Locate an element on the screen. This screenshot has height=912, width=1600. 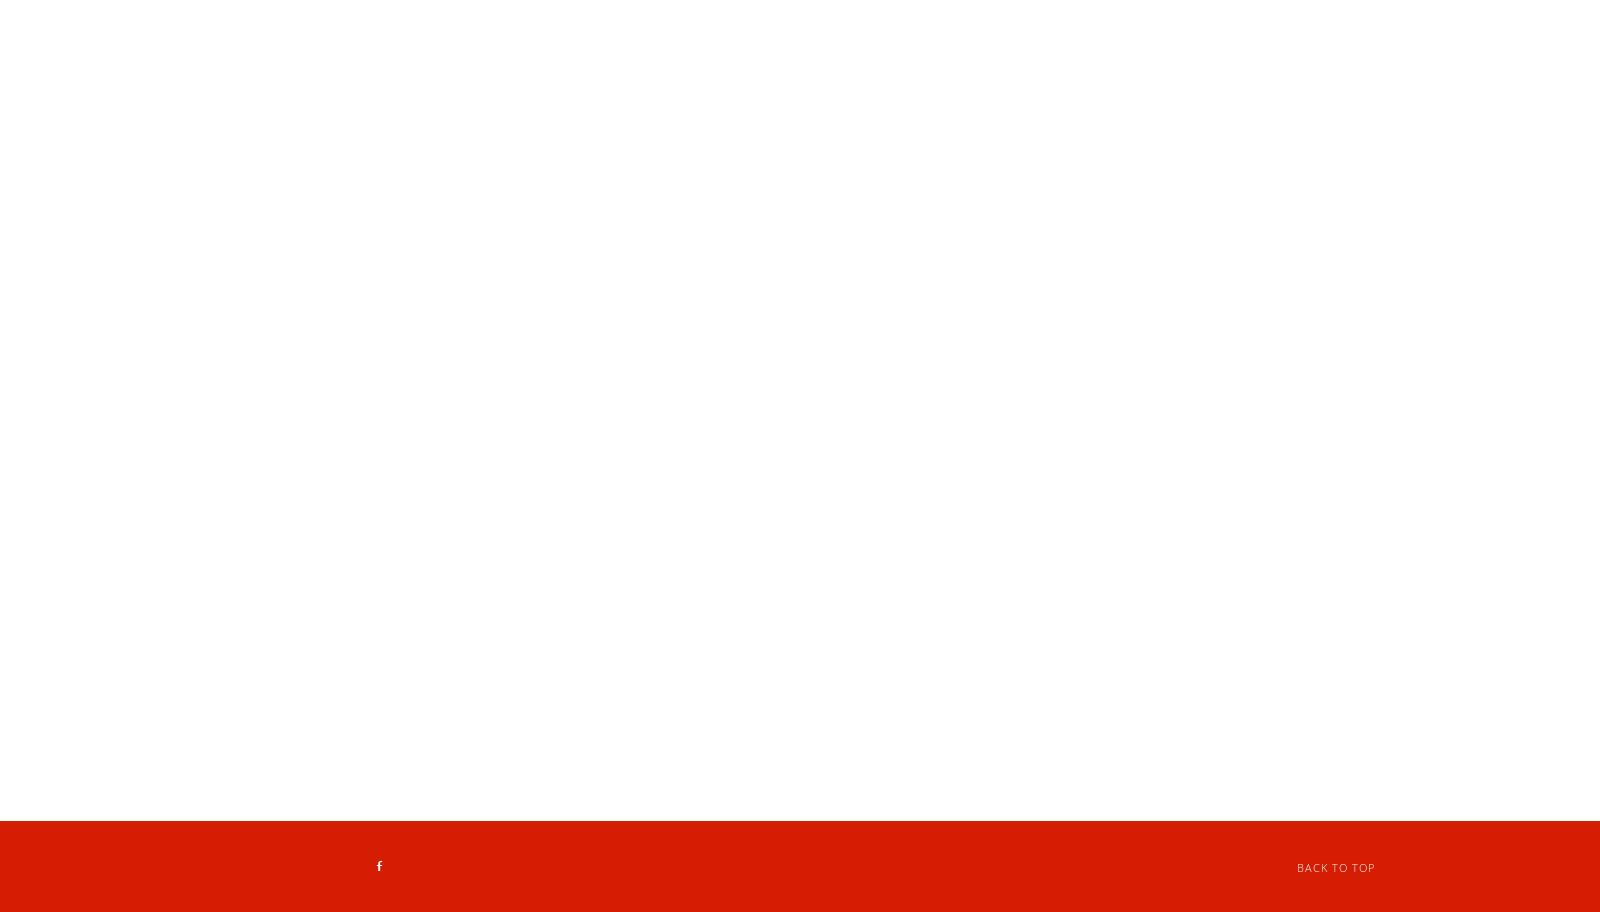
'Flan' is located at coordinates (418, 337).